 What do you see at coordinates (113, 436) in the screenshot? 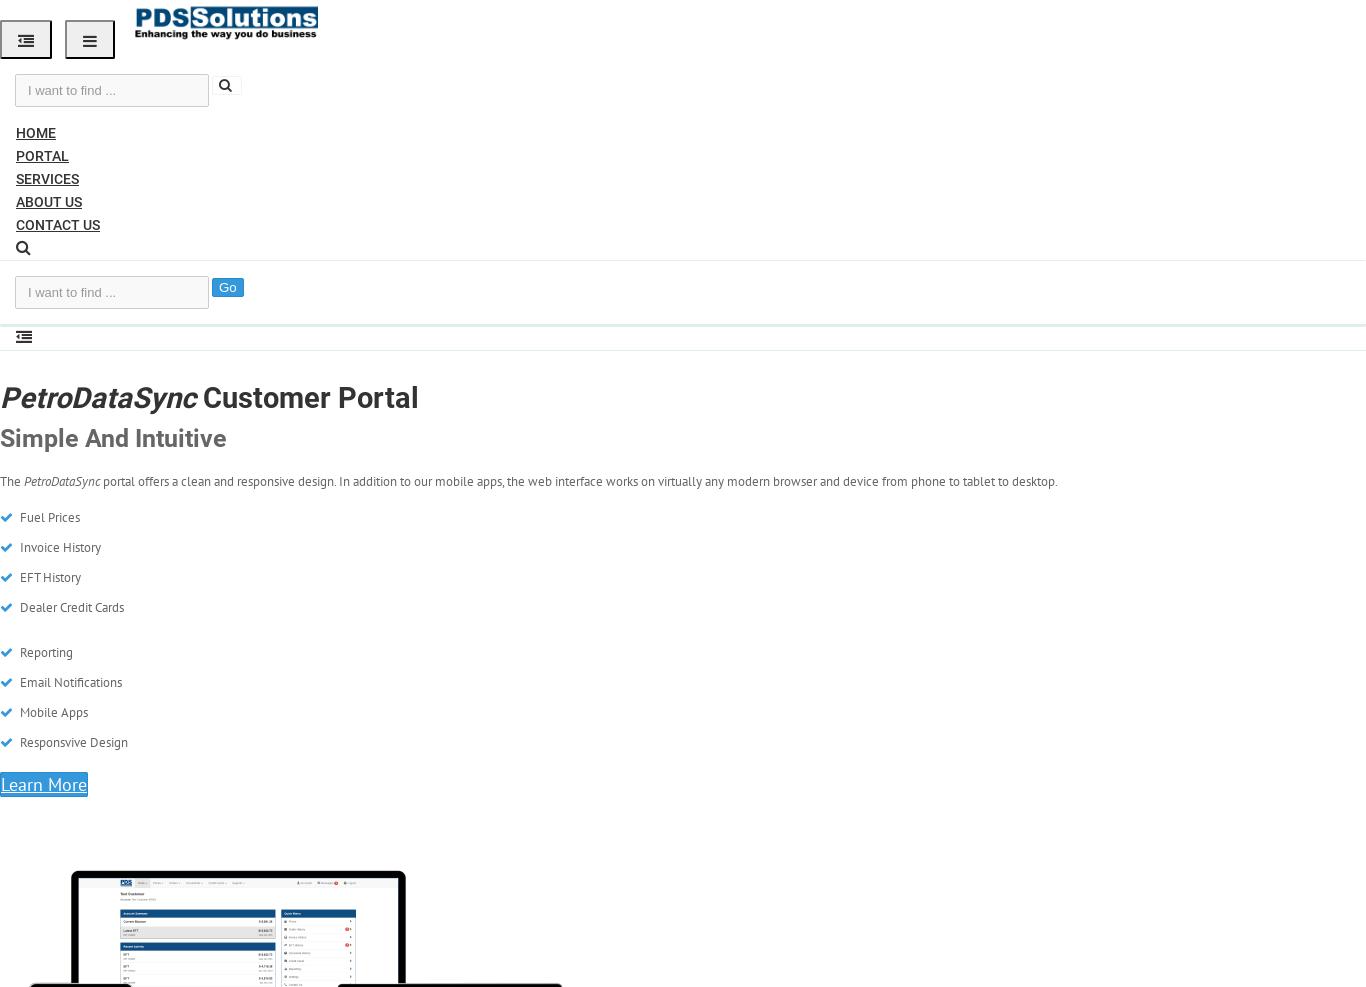
I see `'Simple and Intuitive'` at bounding box center [113, 436].